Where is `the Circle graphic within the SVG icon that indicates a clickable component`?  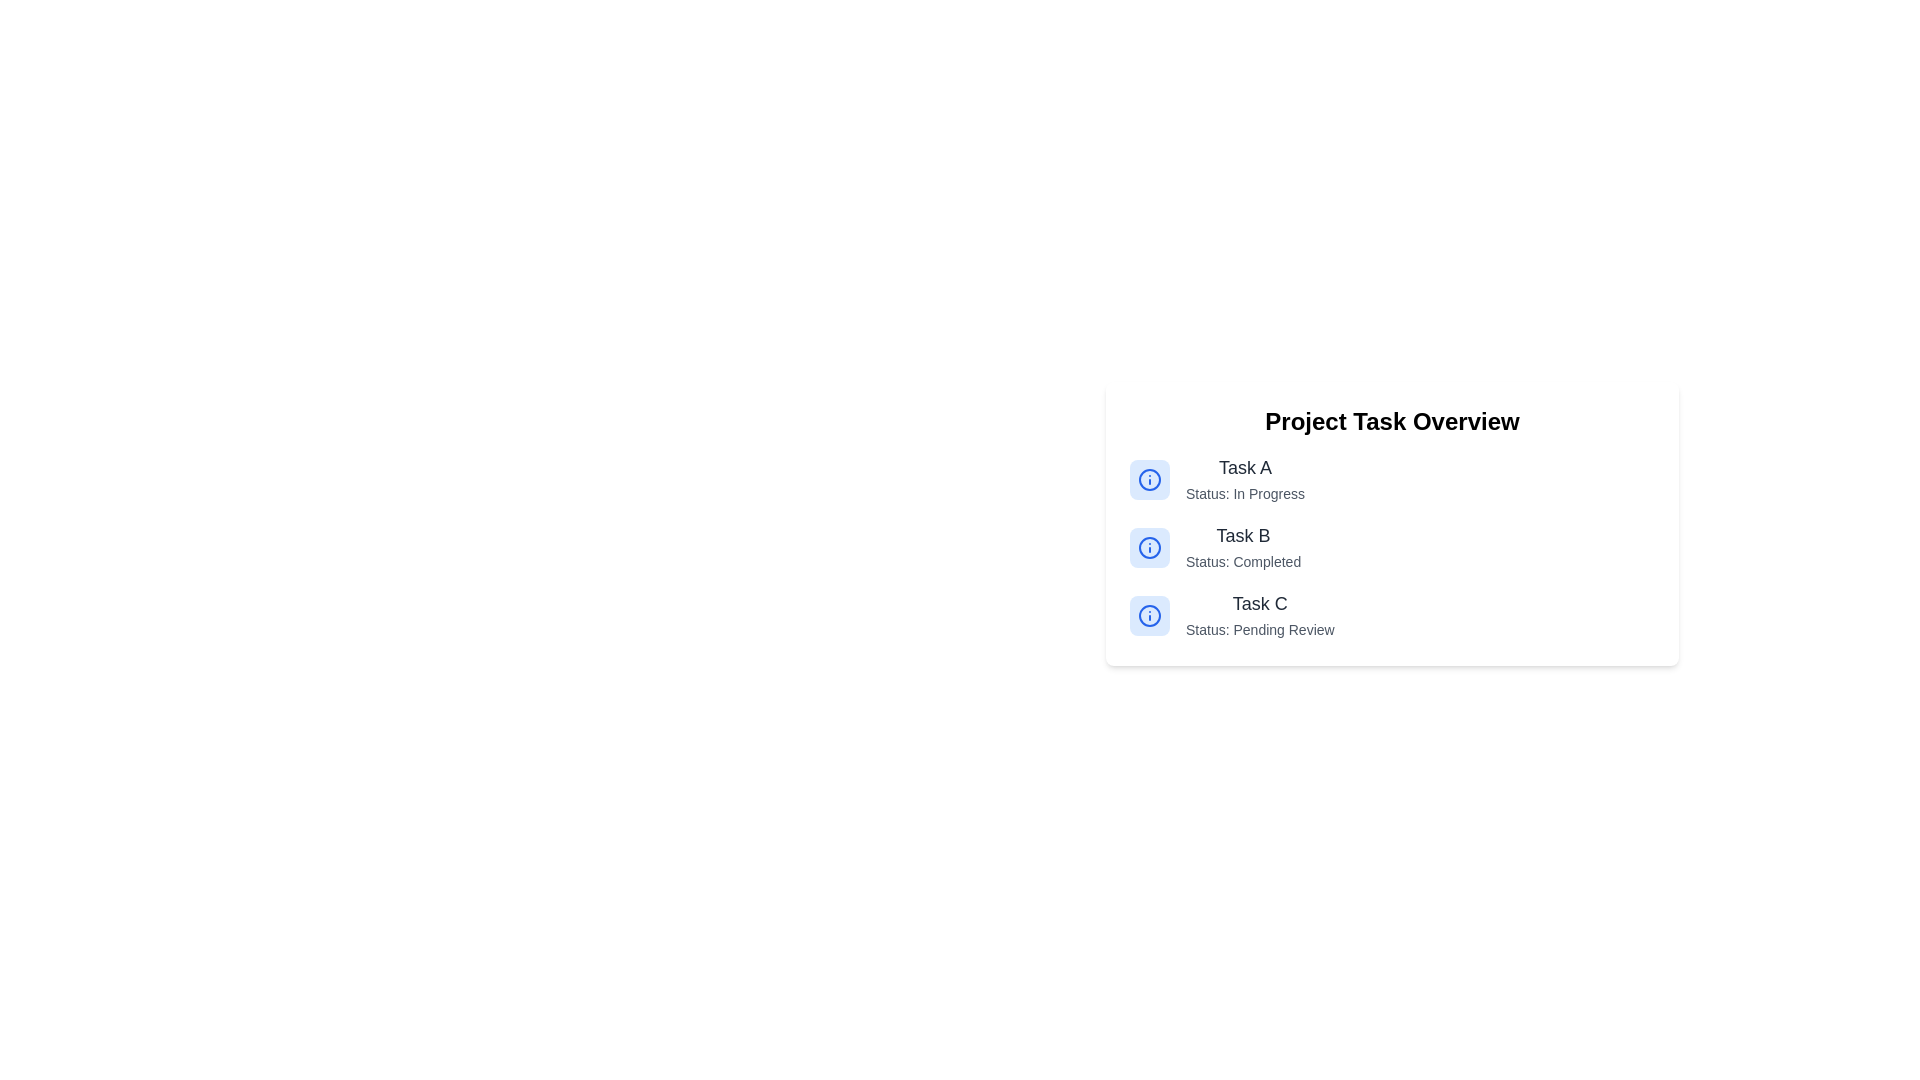 the Circle graphic within the SVG icon that indicates a clickable component is located at coordinates (1150, 547).